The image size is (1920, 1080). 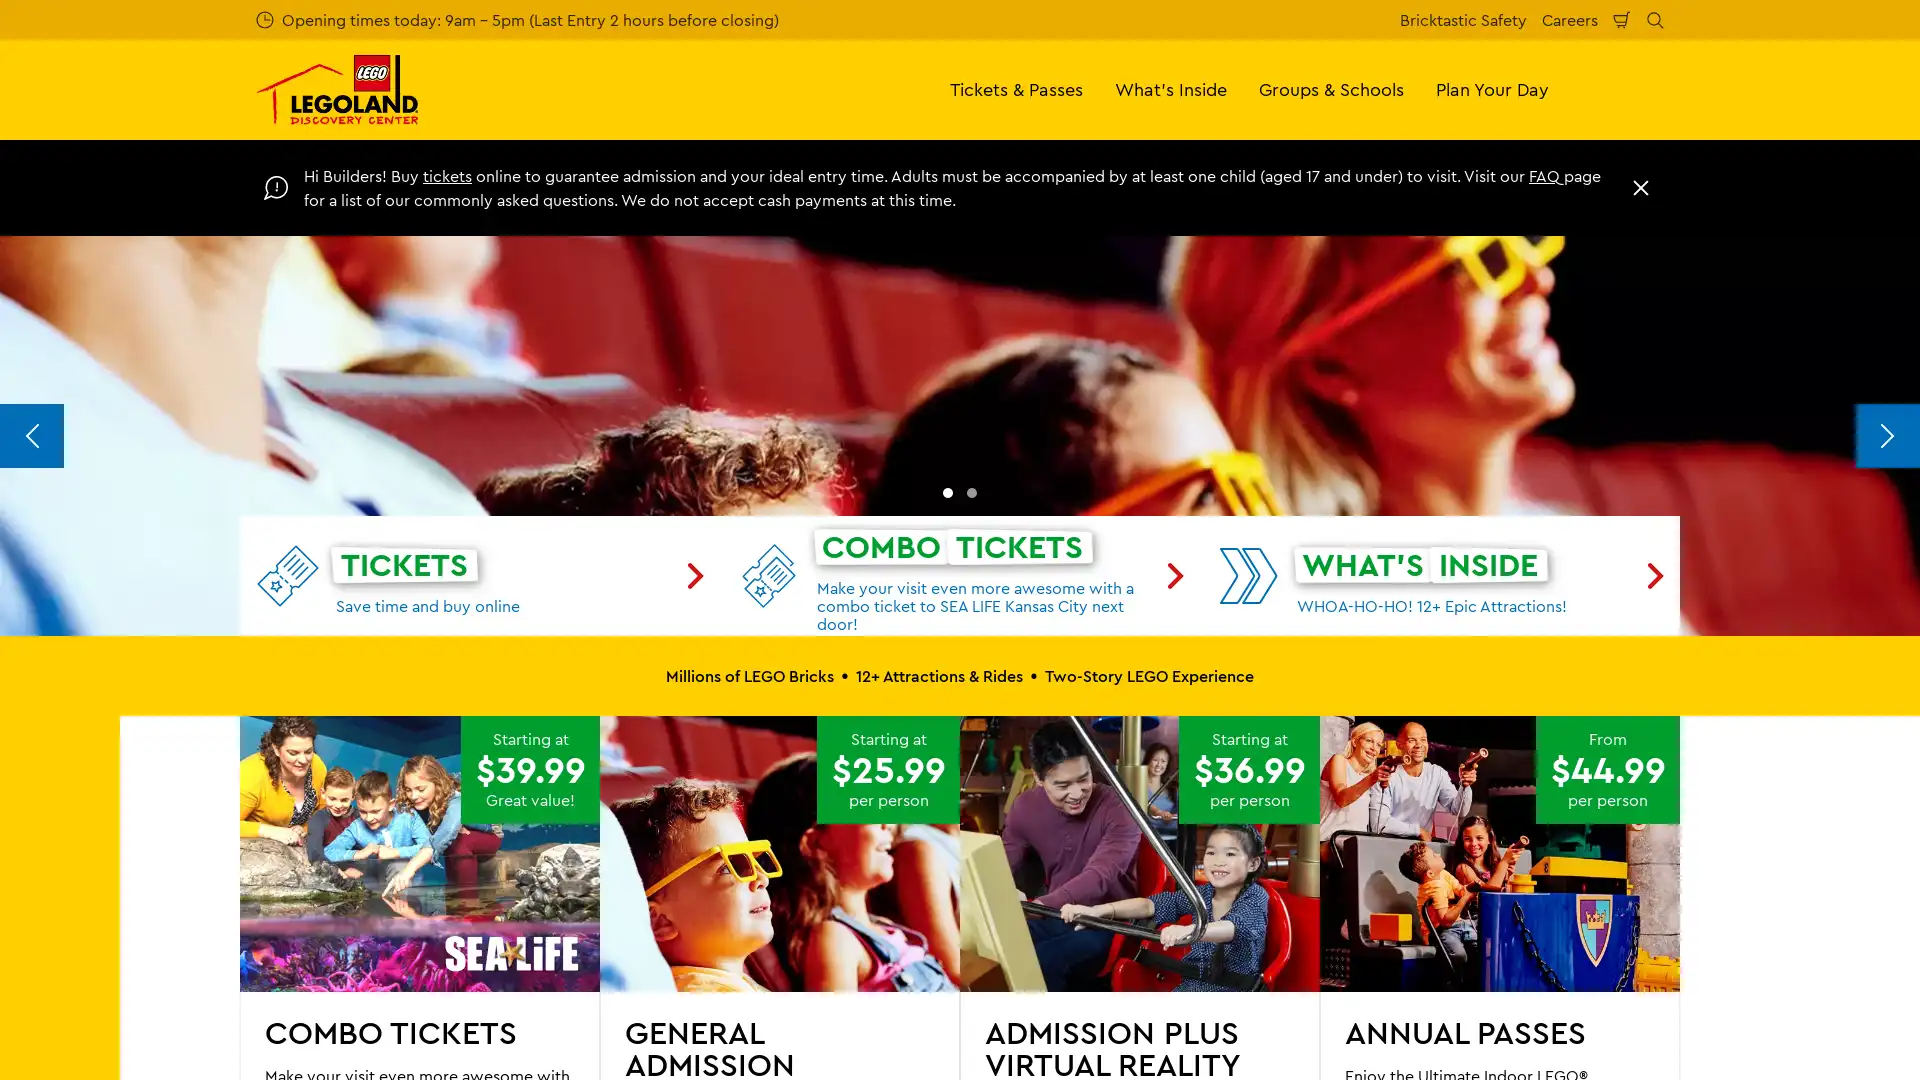 What do you see at coordinates (947, 870) in the screenshot?
I see `Go to slide 1` at bounding box center [947, 870].